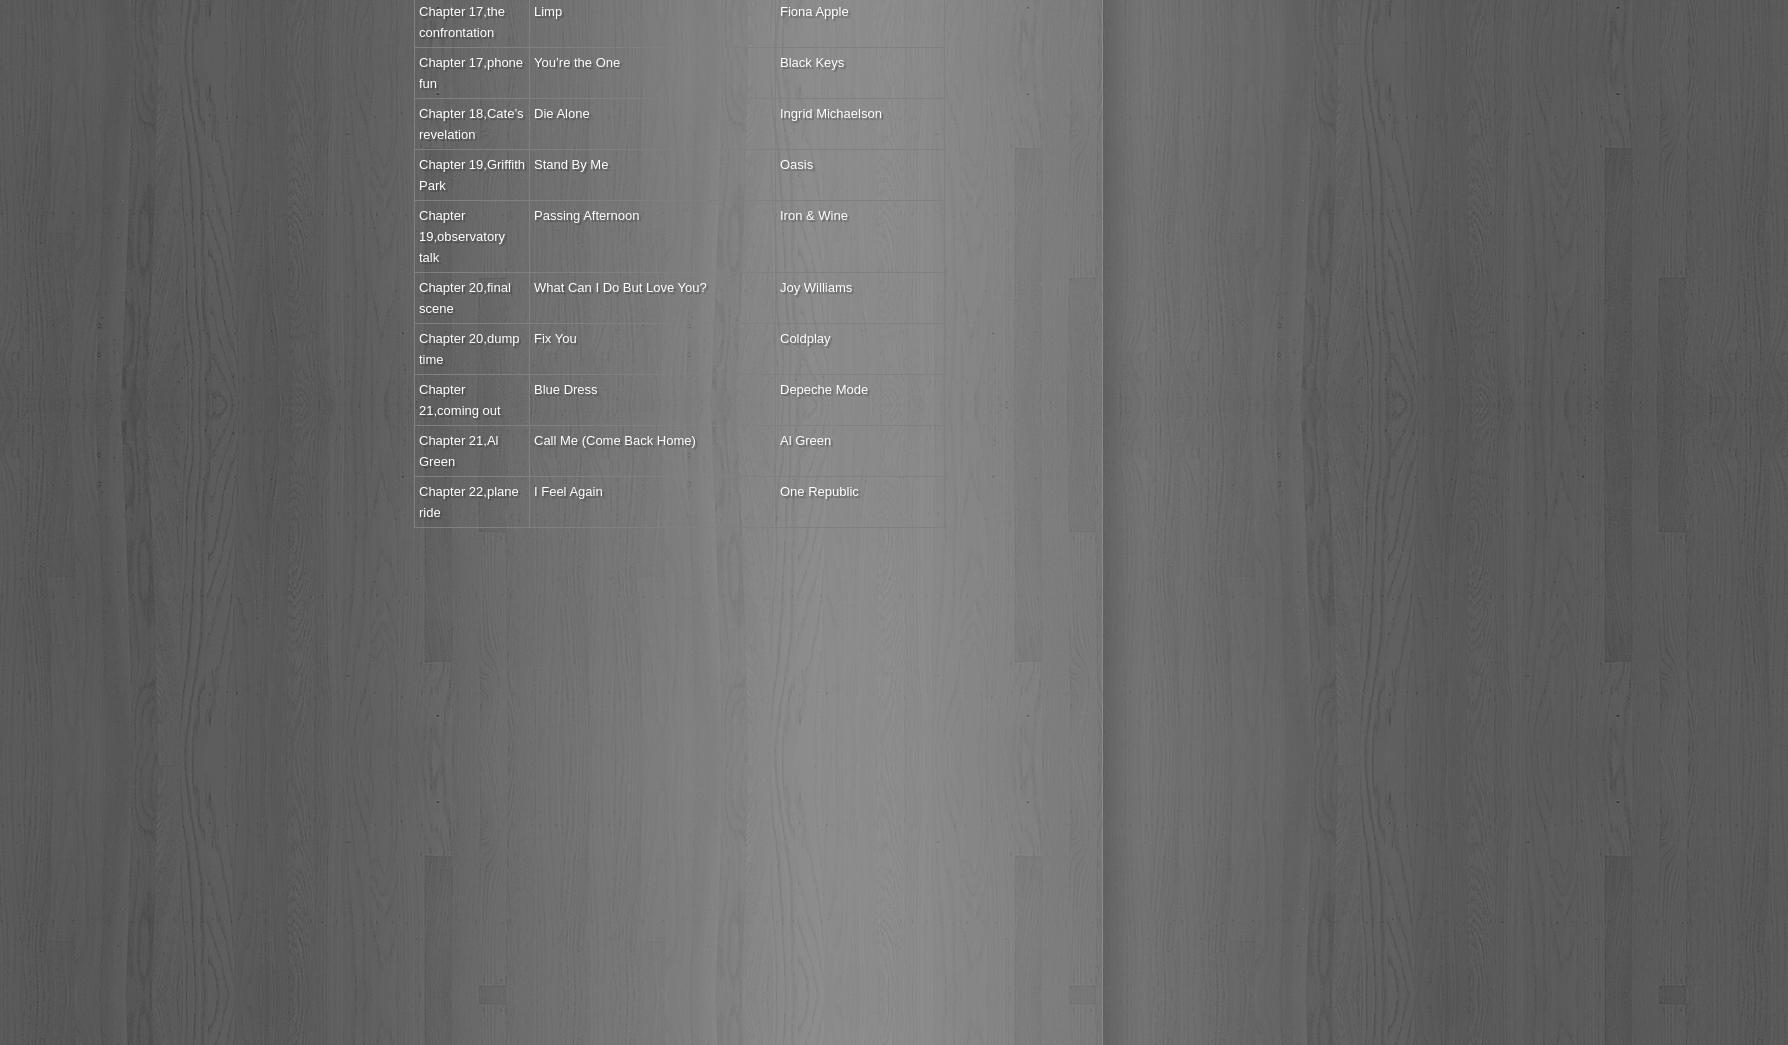 The image size is (1788, 1045). I want to click on 'Chapter 20,dump time', so click(468, 348).